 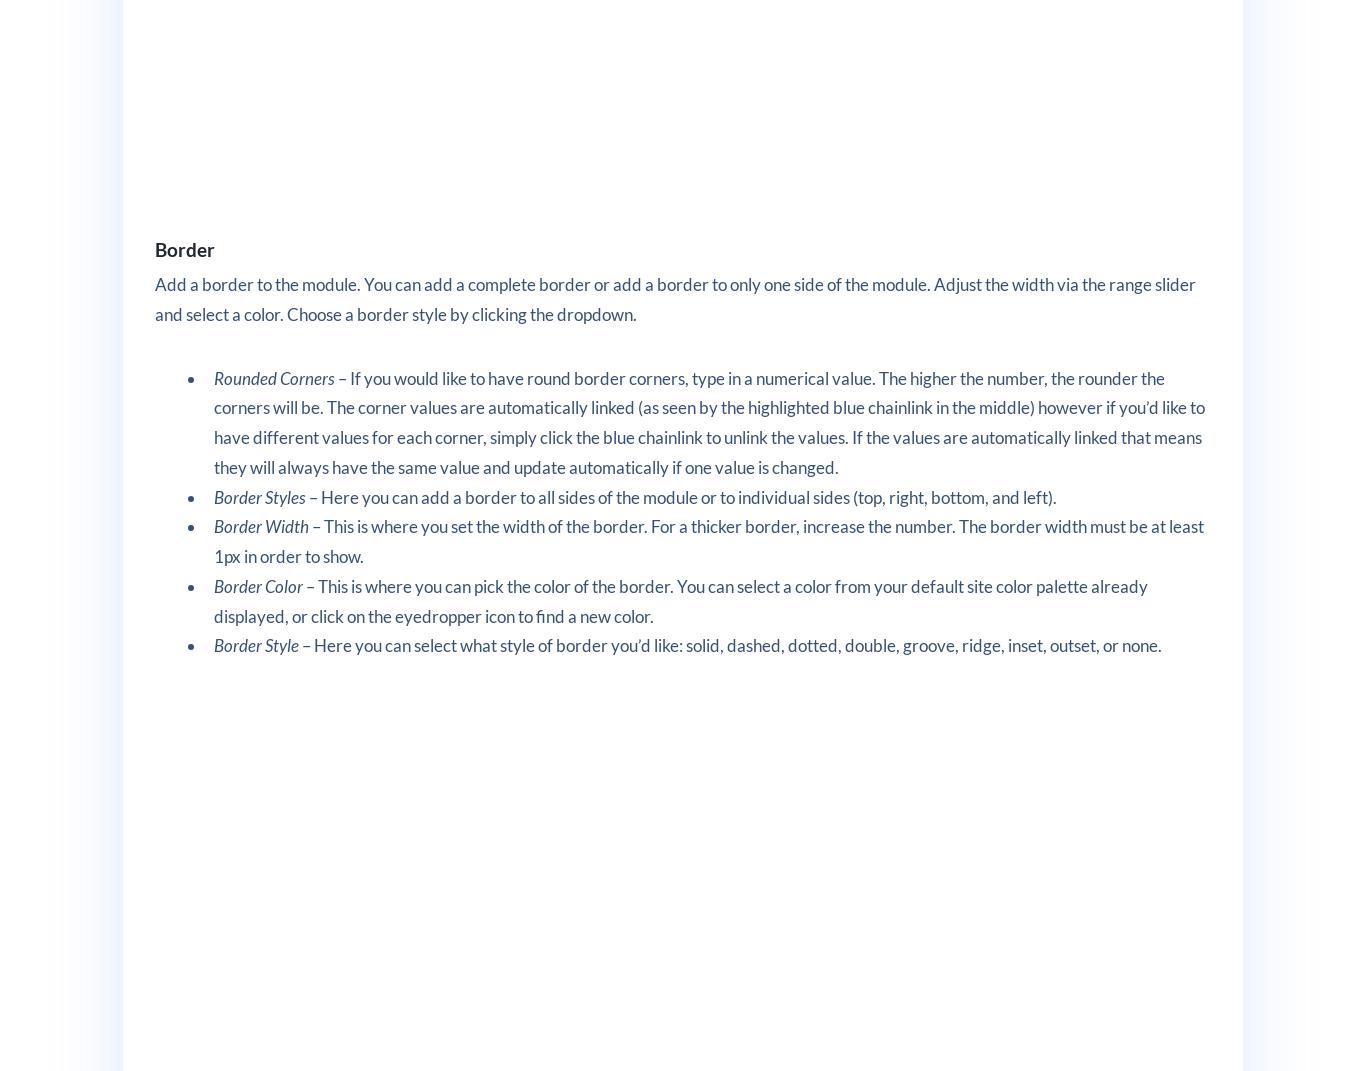 I want to click on 'Border Color', so click(x=213, y=585).